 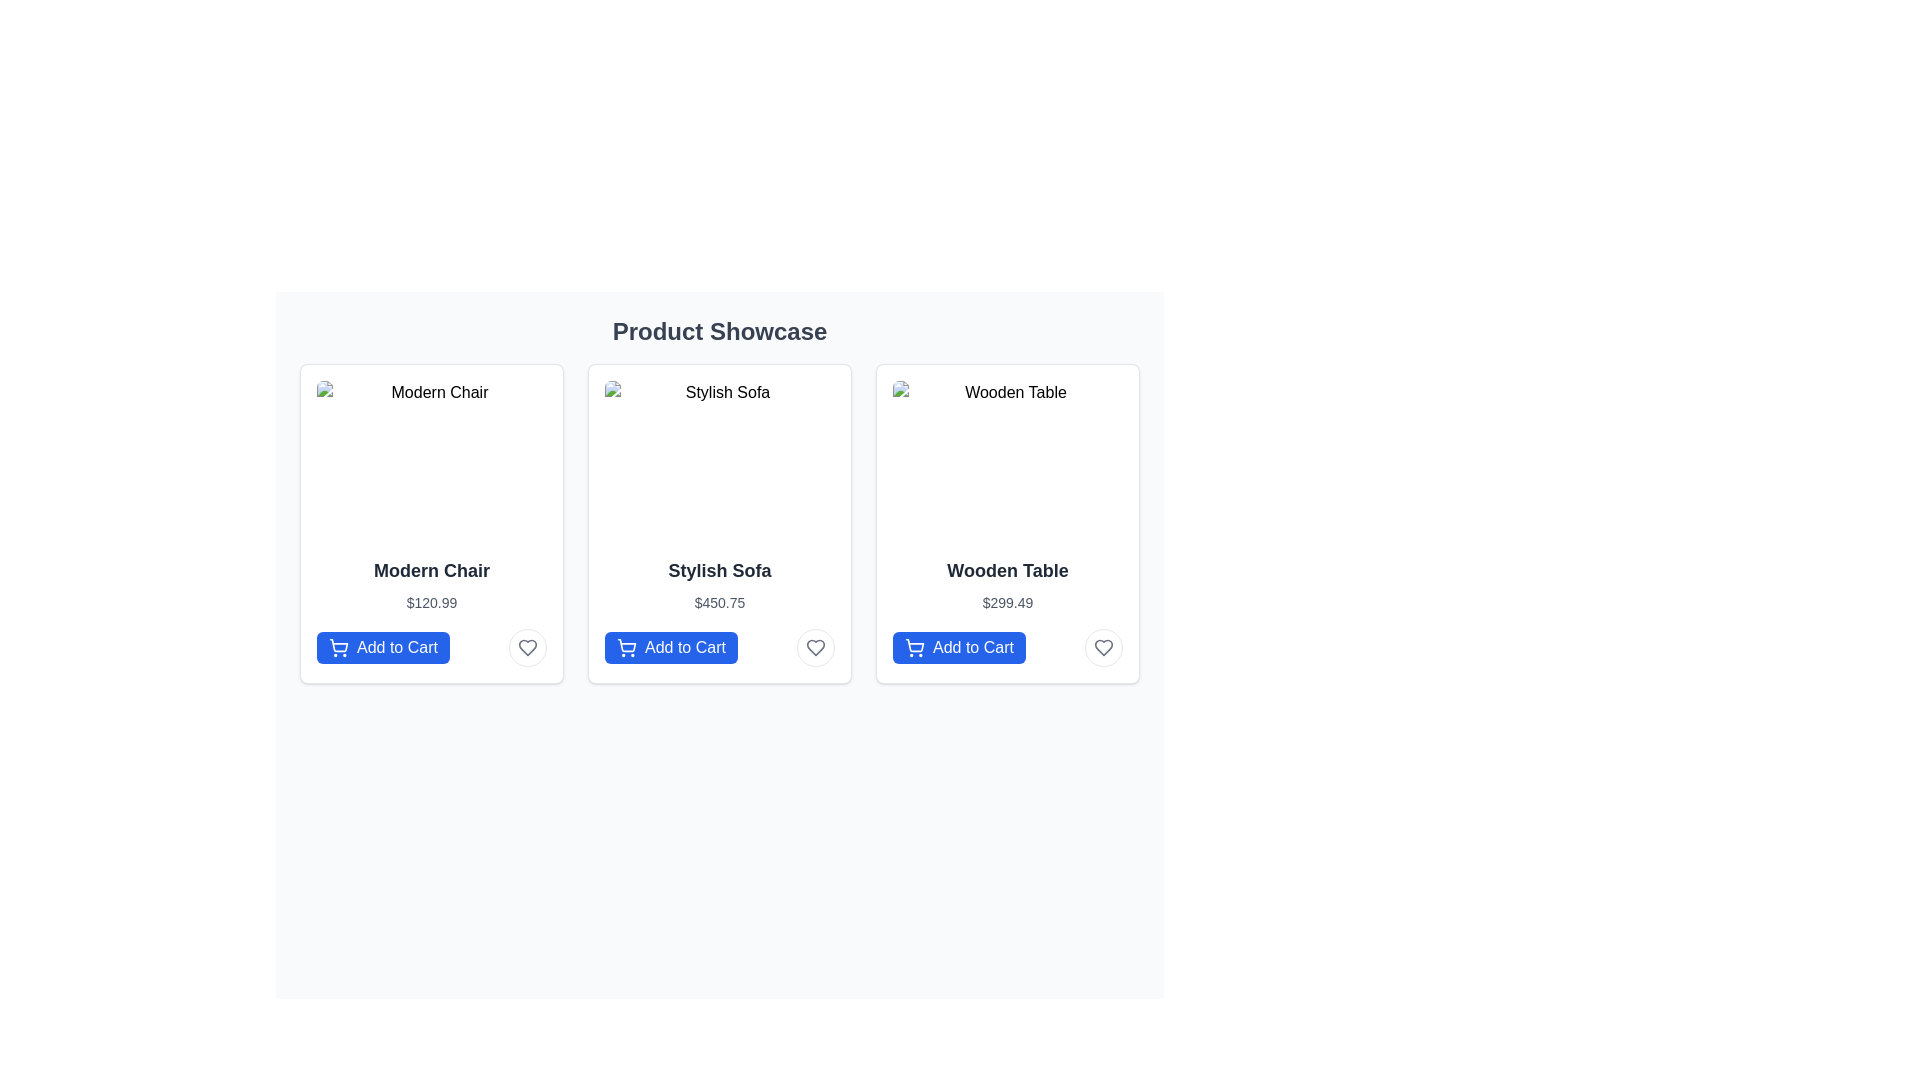 What do you see at coordinates (958, 648) in the screenshot?
I see `the 'Add to Cart' button with a blue background and rounded corners in the third column of the product showcase grid` at bounding box center [958, 648].